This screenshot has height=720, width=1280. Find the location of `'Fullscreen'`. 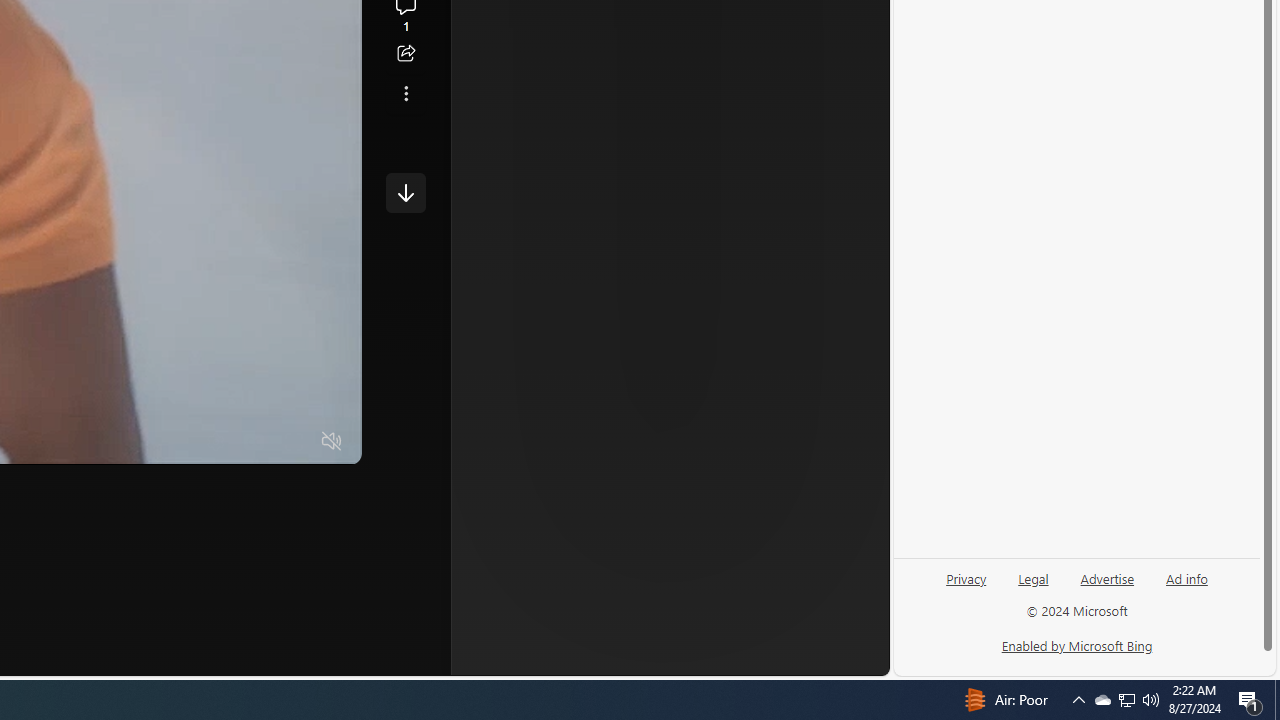

'Fullscreen' is located at coordinates (292, 441).